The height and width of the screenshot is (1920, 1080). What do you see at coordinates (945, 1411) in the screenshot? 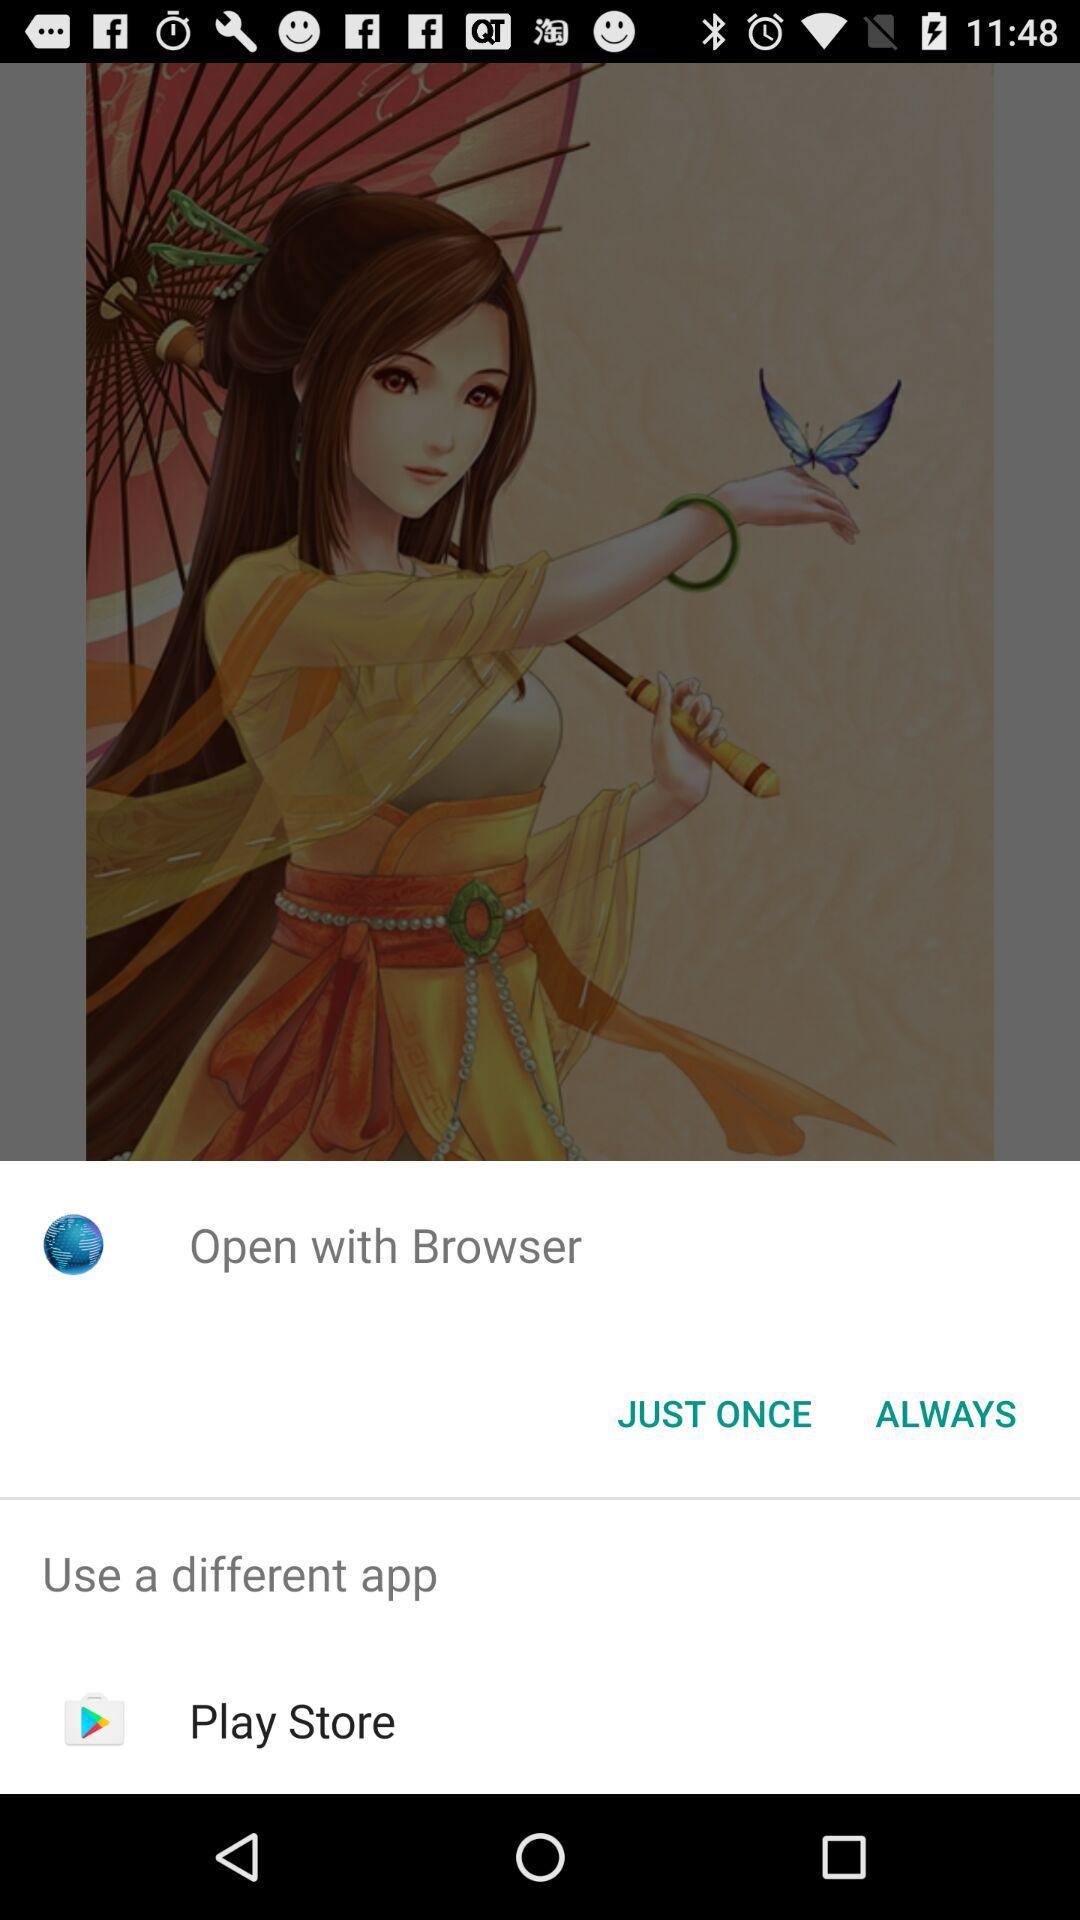
I see `the always button` at bounding box center [945, 1411].